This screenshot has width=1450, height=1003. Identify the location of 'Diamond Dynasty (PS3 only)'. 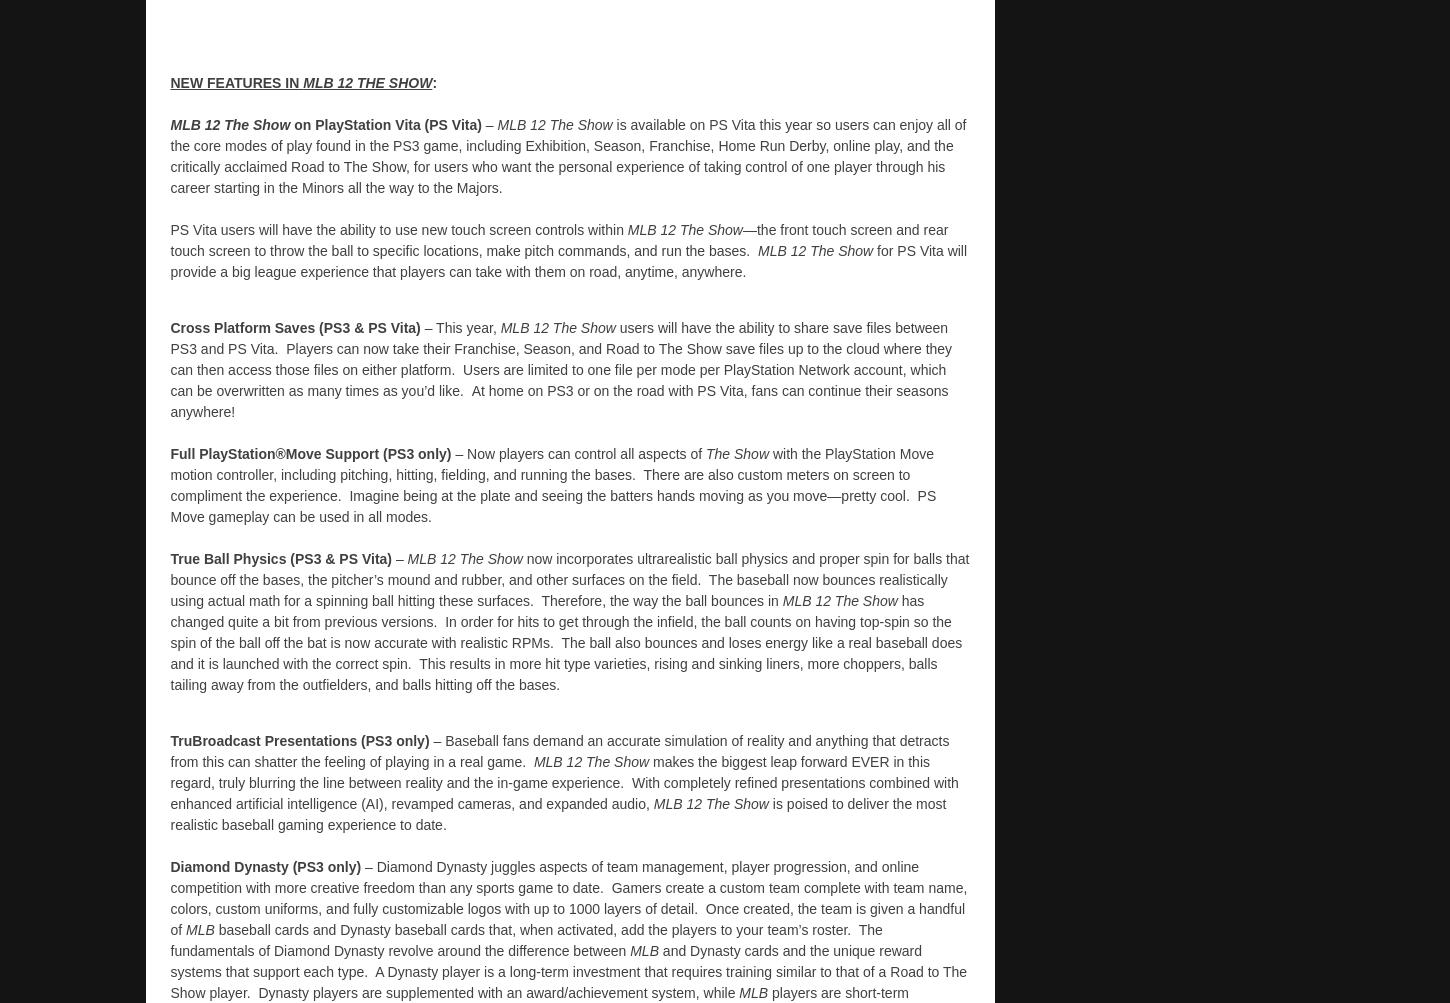
(266, 865).